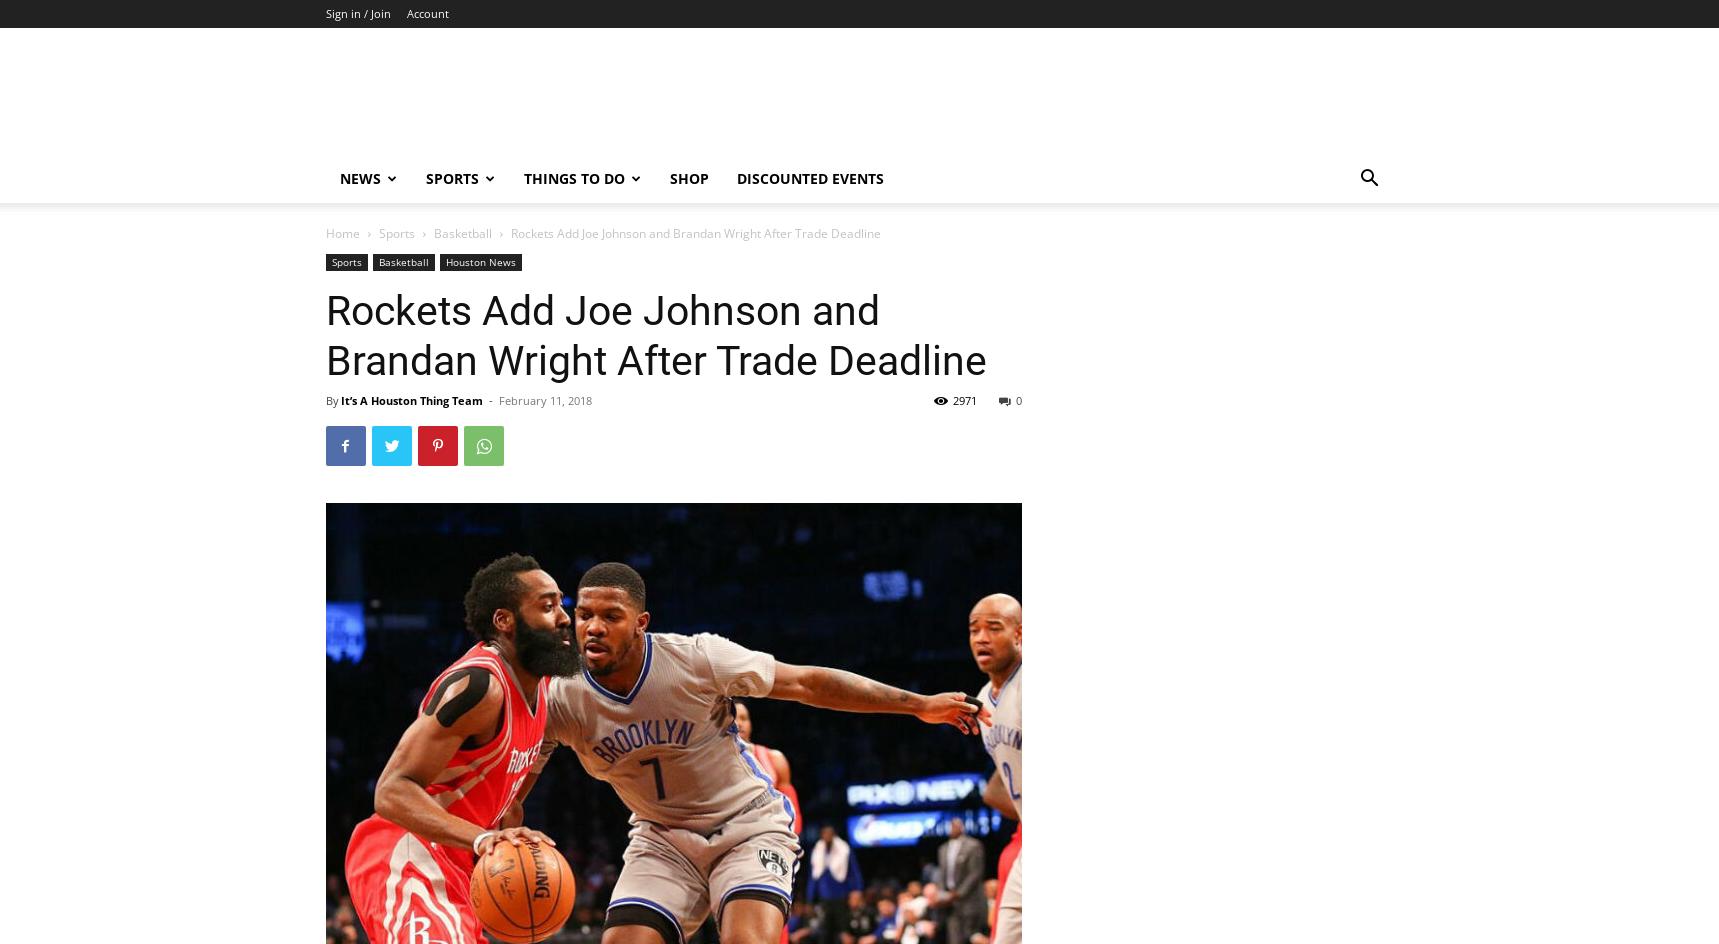 This screenshot has height=944, width=1719. Describe the element at coordinates (478, 261) in the screenshot. I see `'Houston News'` at that location.